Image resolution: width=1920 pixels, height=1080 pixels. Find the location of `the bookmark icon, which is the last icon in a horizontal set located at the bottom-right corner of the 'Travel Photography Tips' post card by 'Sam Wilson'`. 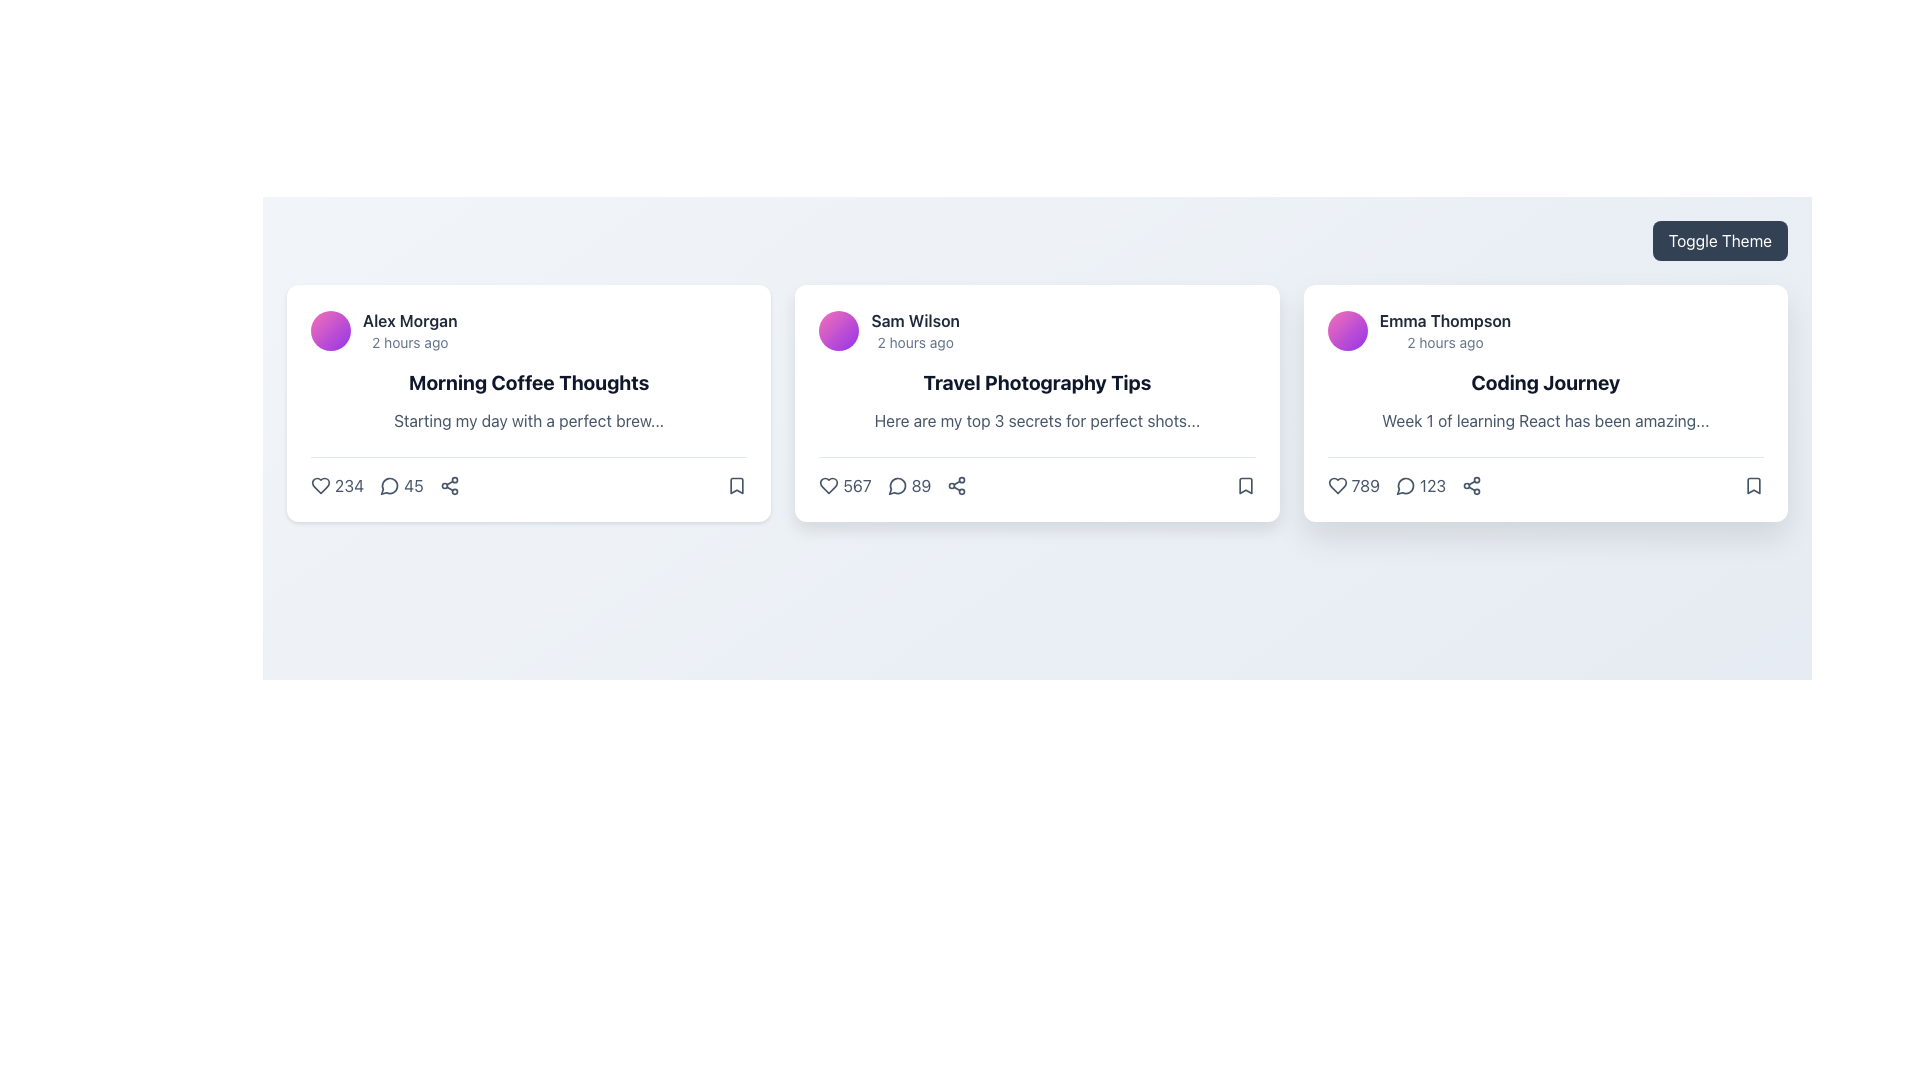

the bookmark icon, which is the last icon in a horizontal set located at the bottom-right corner of the 'Travel Photography Tips' post card by 'Sam Wilson' is located at coordinates (1244, 486).